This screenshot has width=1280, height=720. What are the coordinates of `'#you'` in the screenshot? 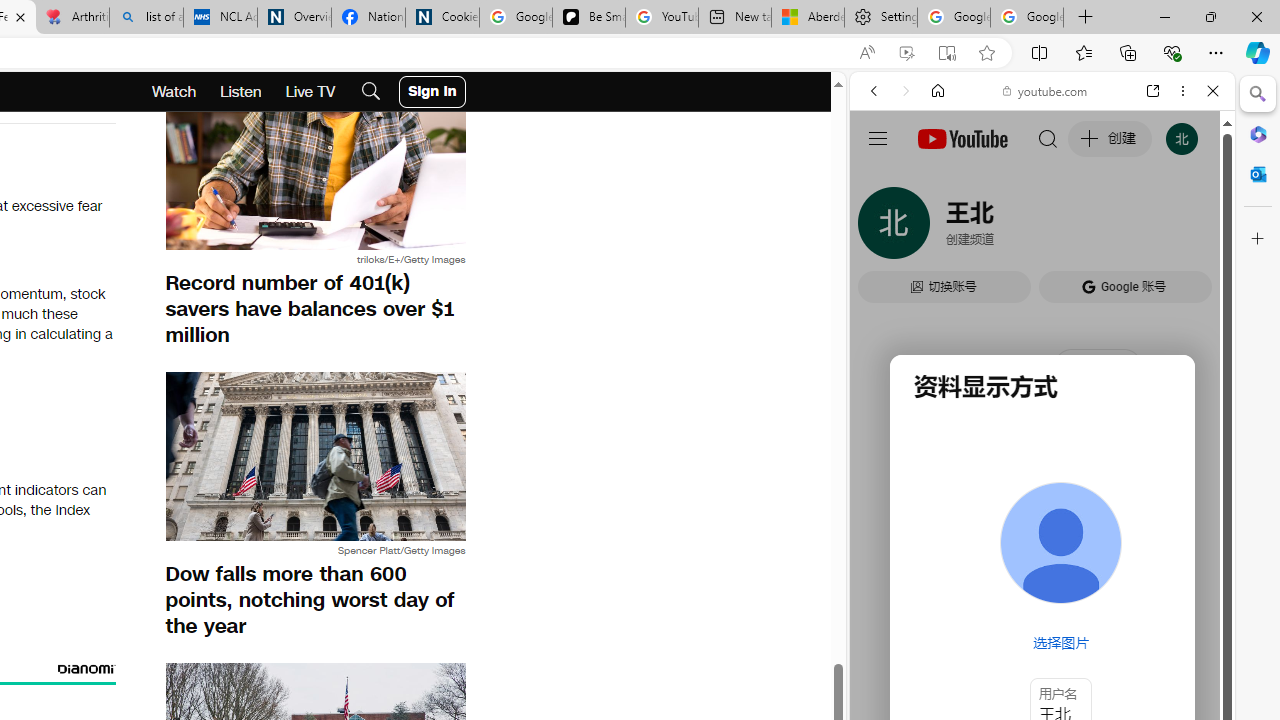 It's located at (1041, 445).